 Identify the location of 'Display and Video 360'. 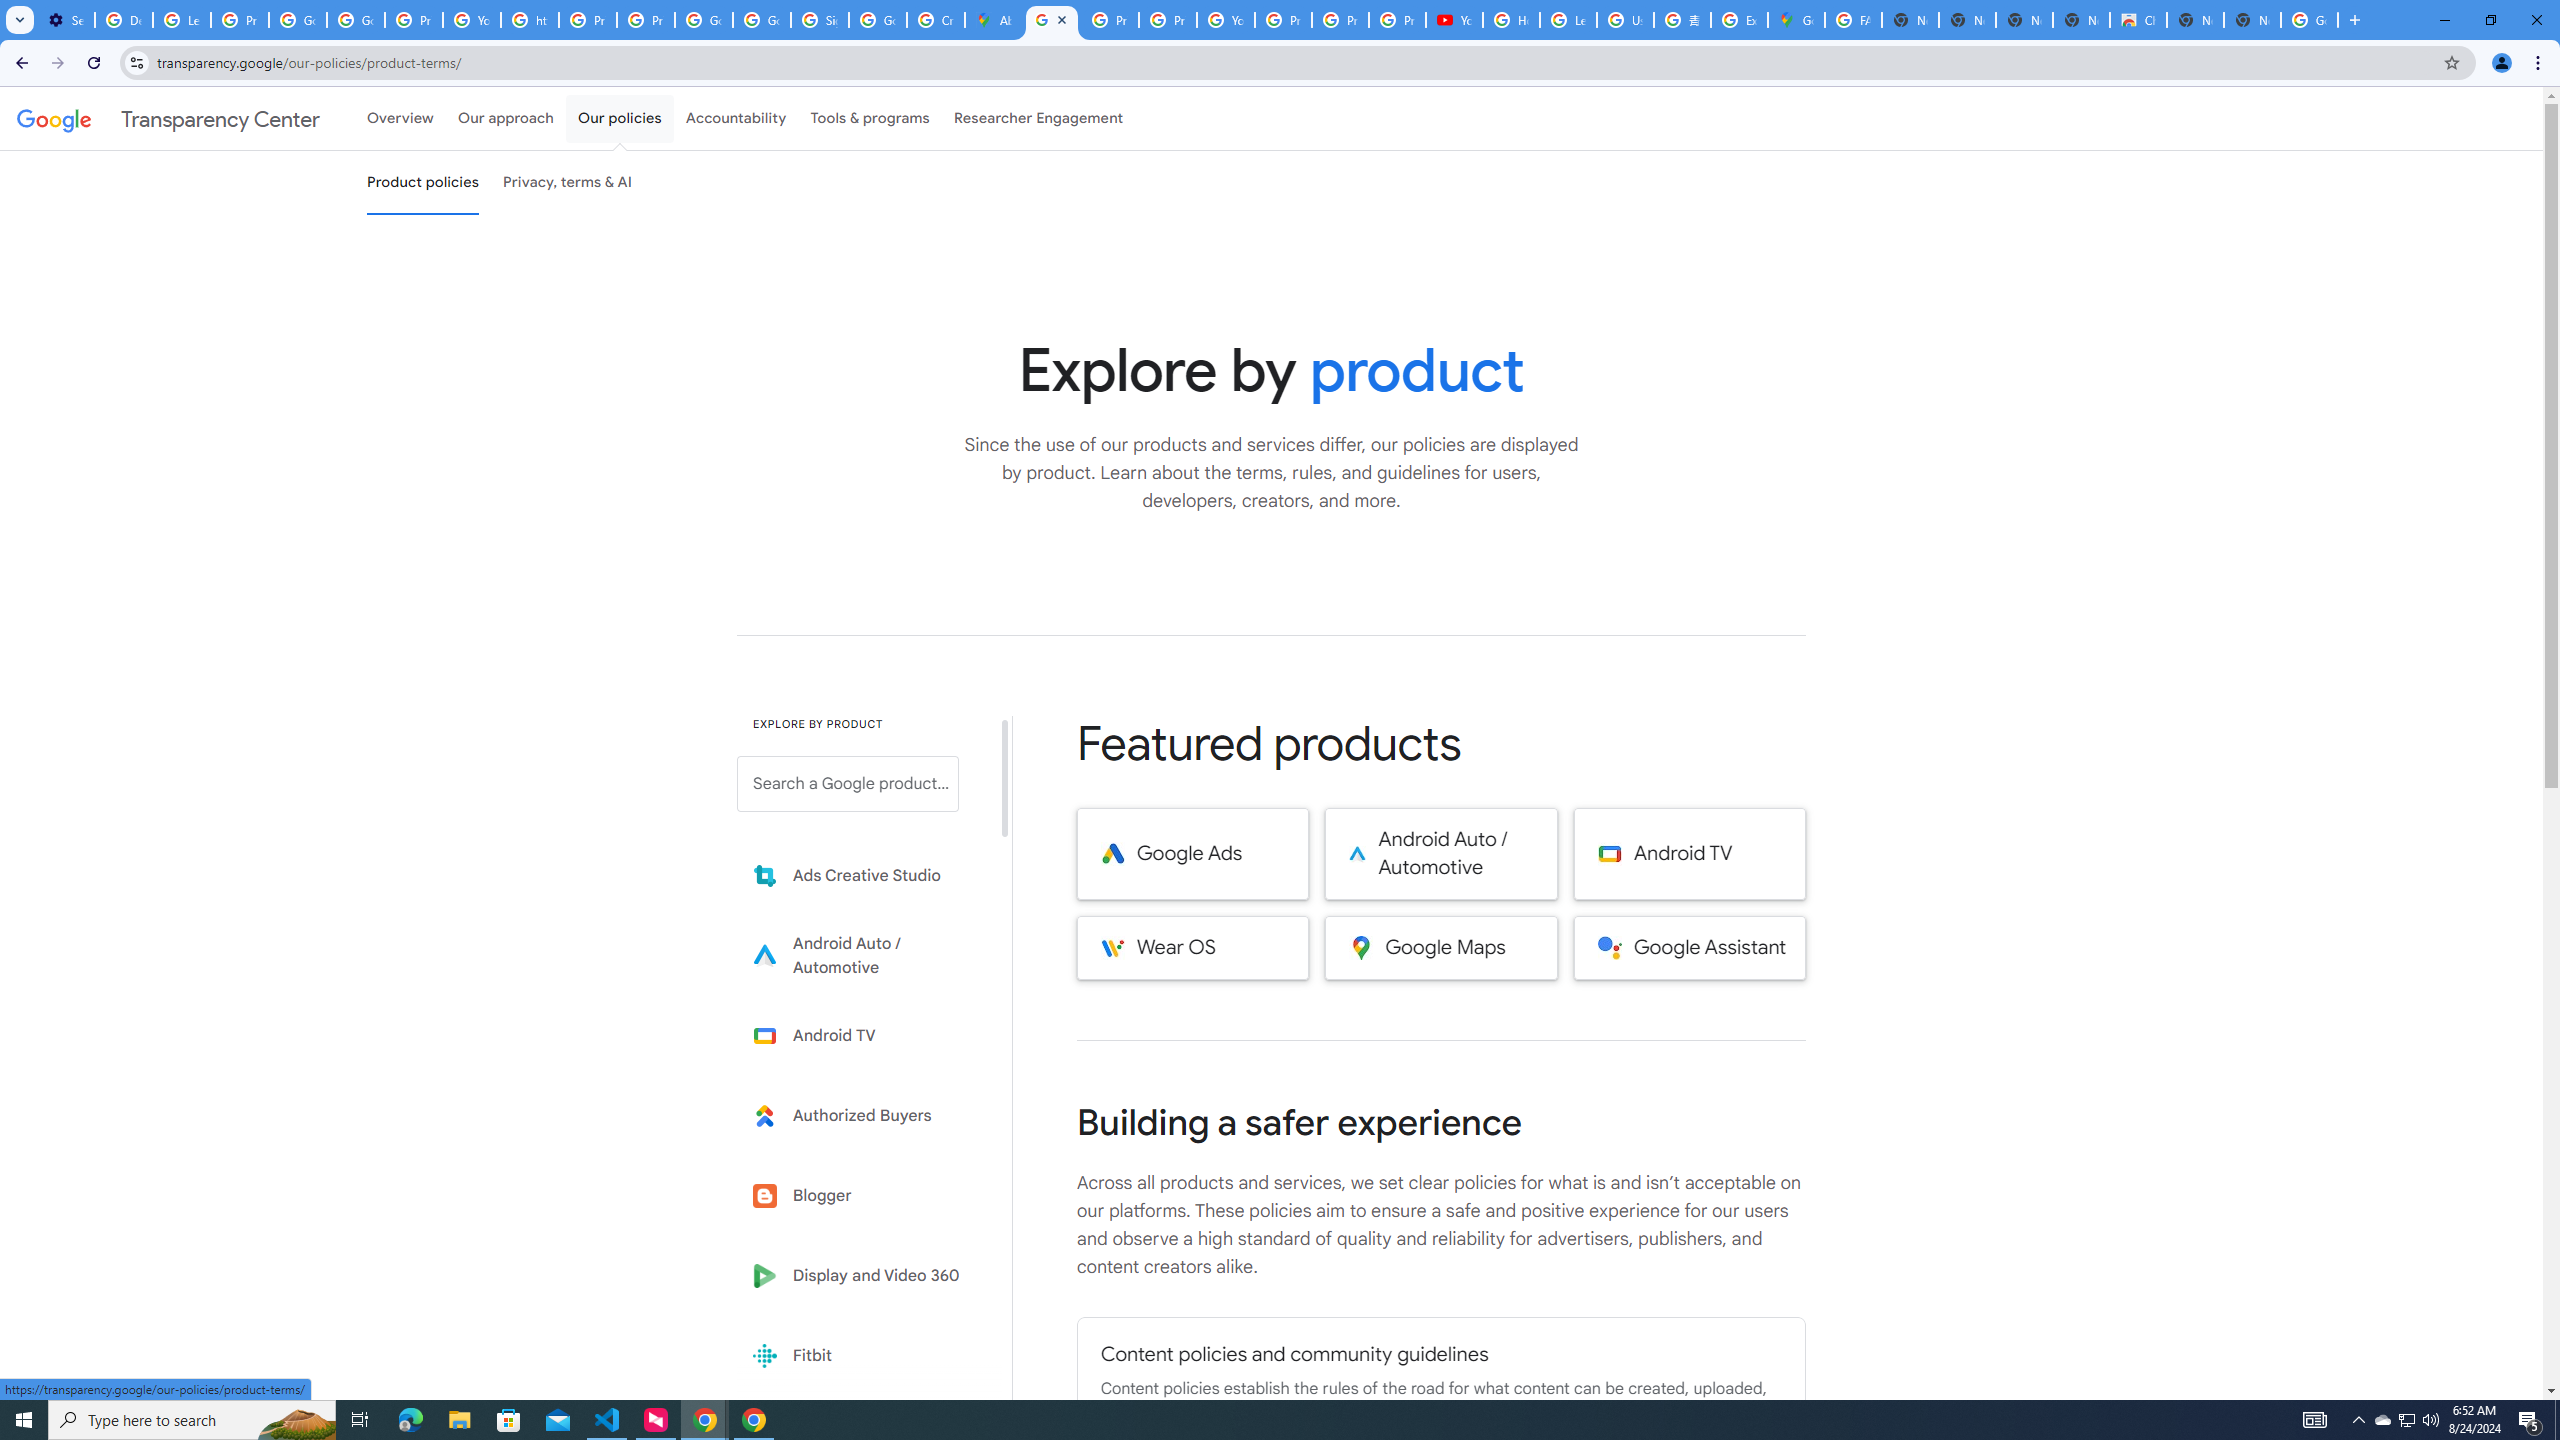
(861, 1275).